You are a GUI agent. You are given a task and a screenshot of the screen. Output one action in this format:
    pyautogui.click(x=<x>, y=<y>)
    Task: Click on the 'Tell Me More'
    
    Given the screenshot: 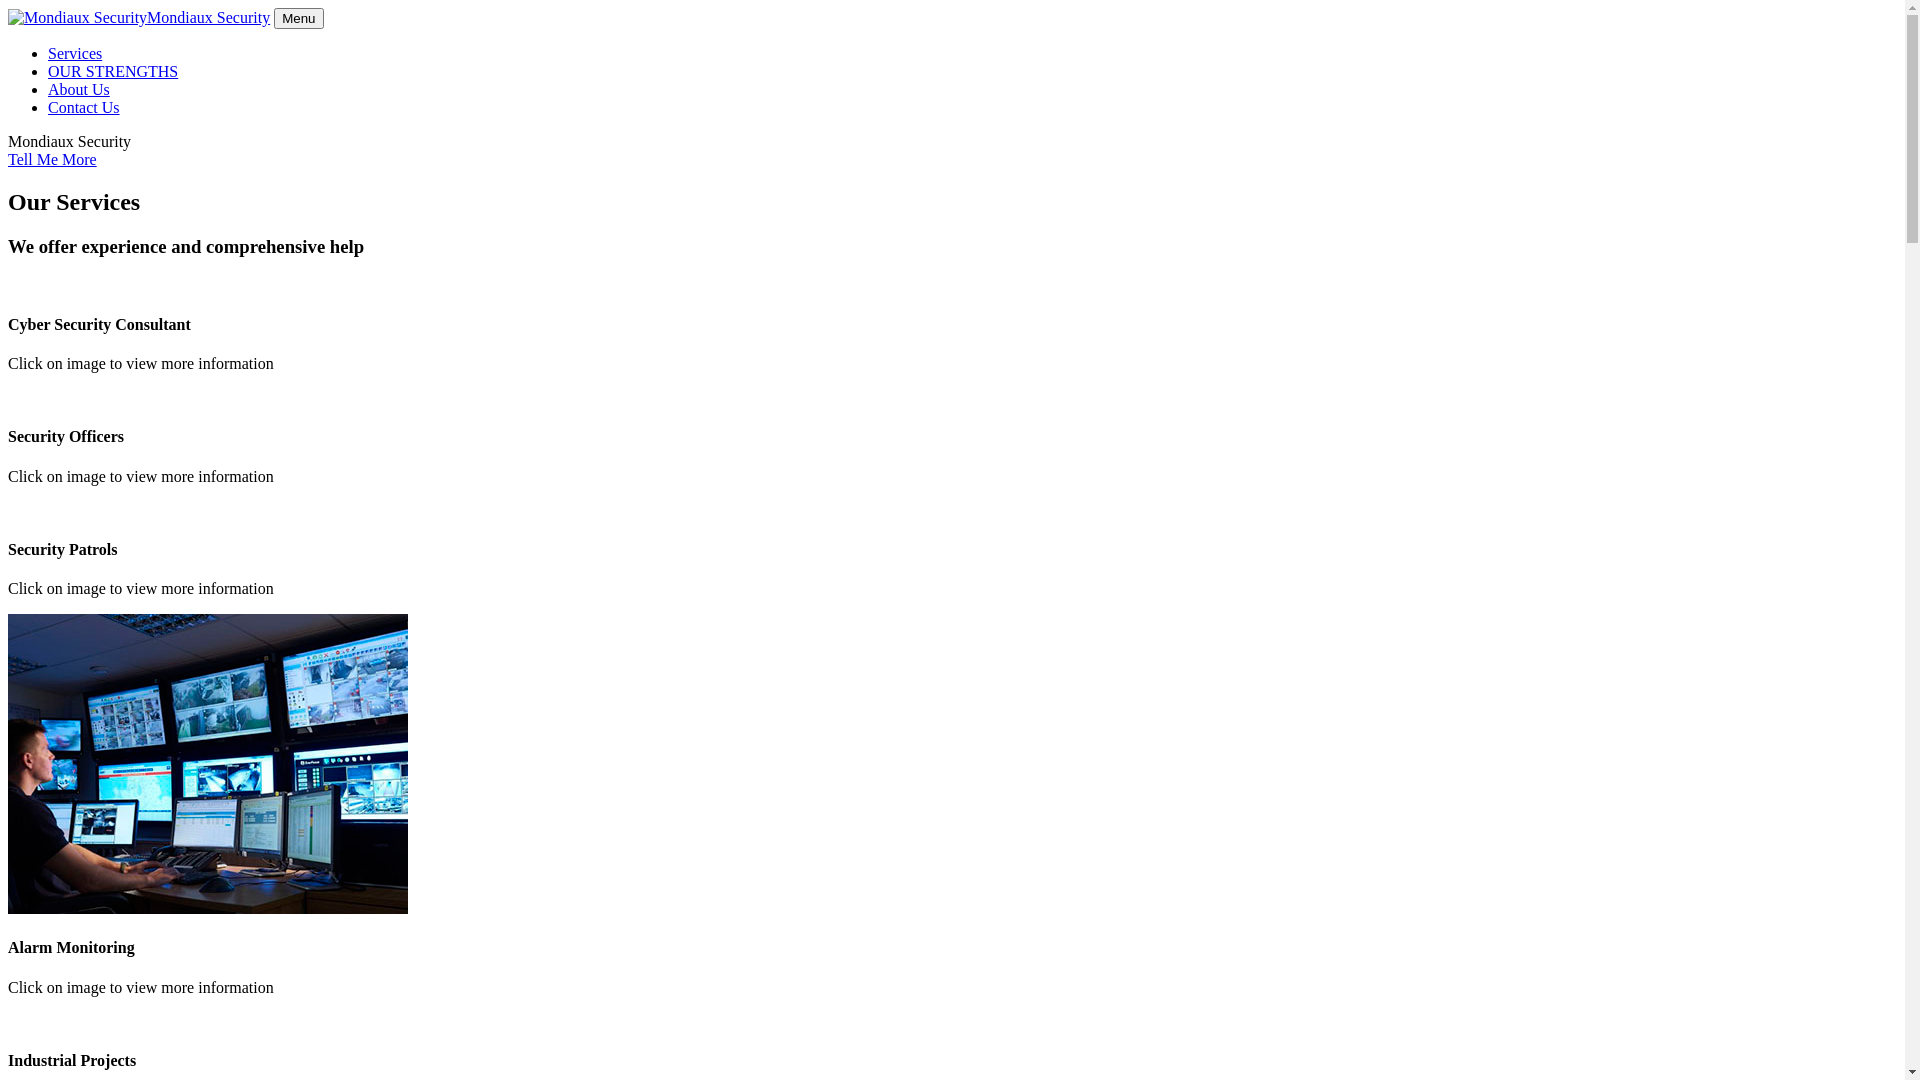 What is the action you would take?
    pyautogui.click(x=52, y=158)
    